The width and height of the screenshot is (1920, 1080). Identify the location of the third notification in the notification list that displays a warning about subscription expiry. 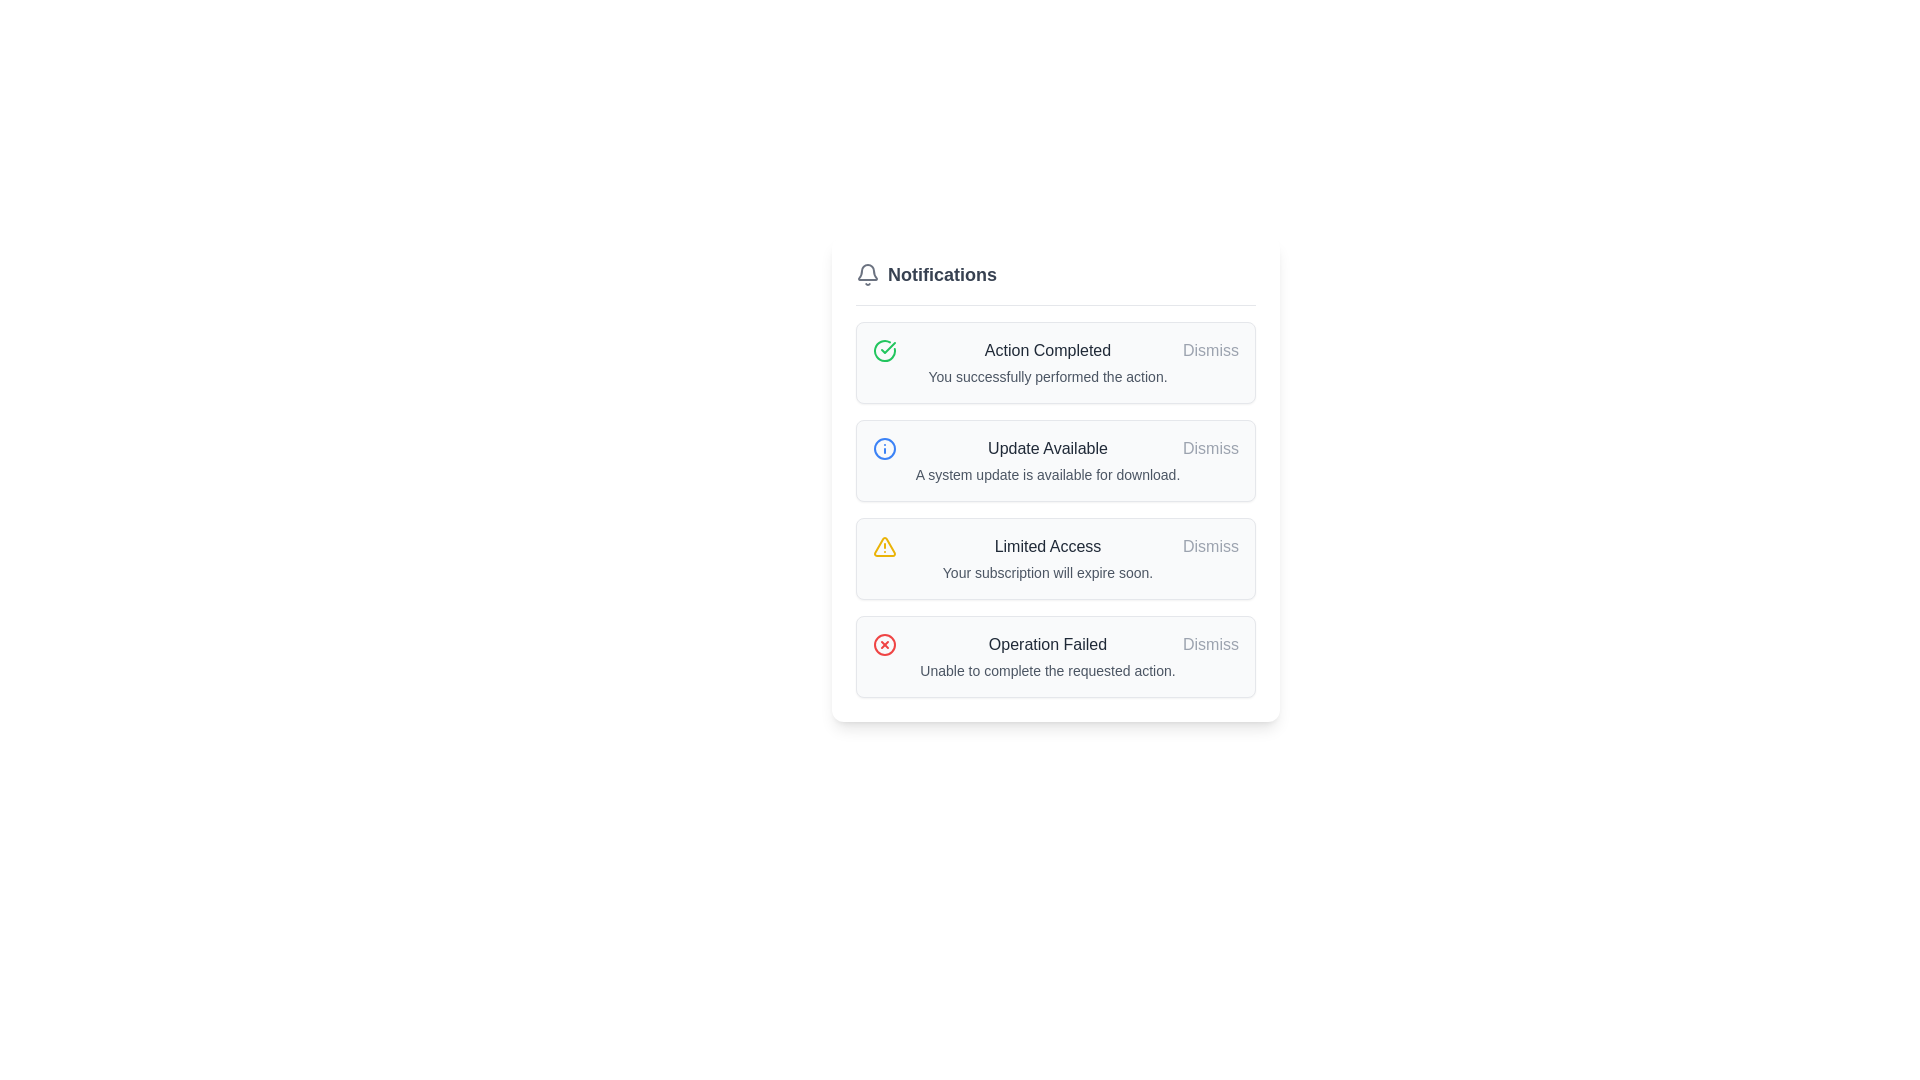
(1046, 559).